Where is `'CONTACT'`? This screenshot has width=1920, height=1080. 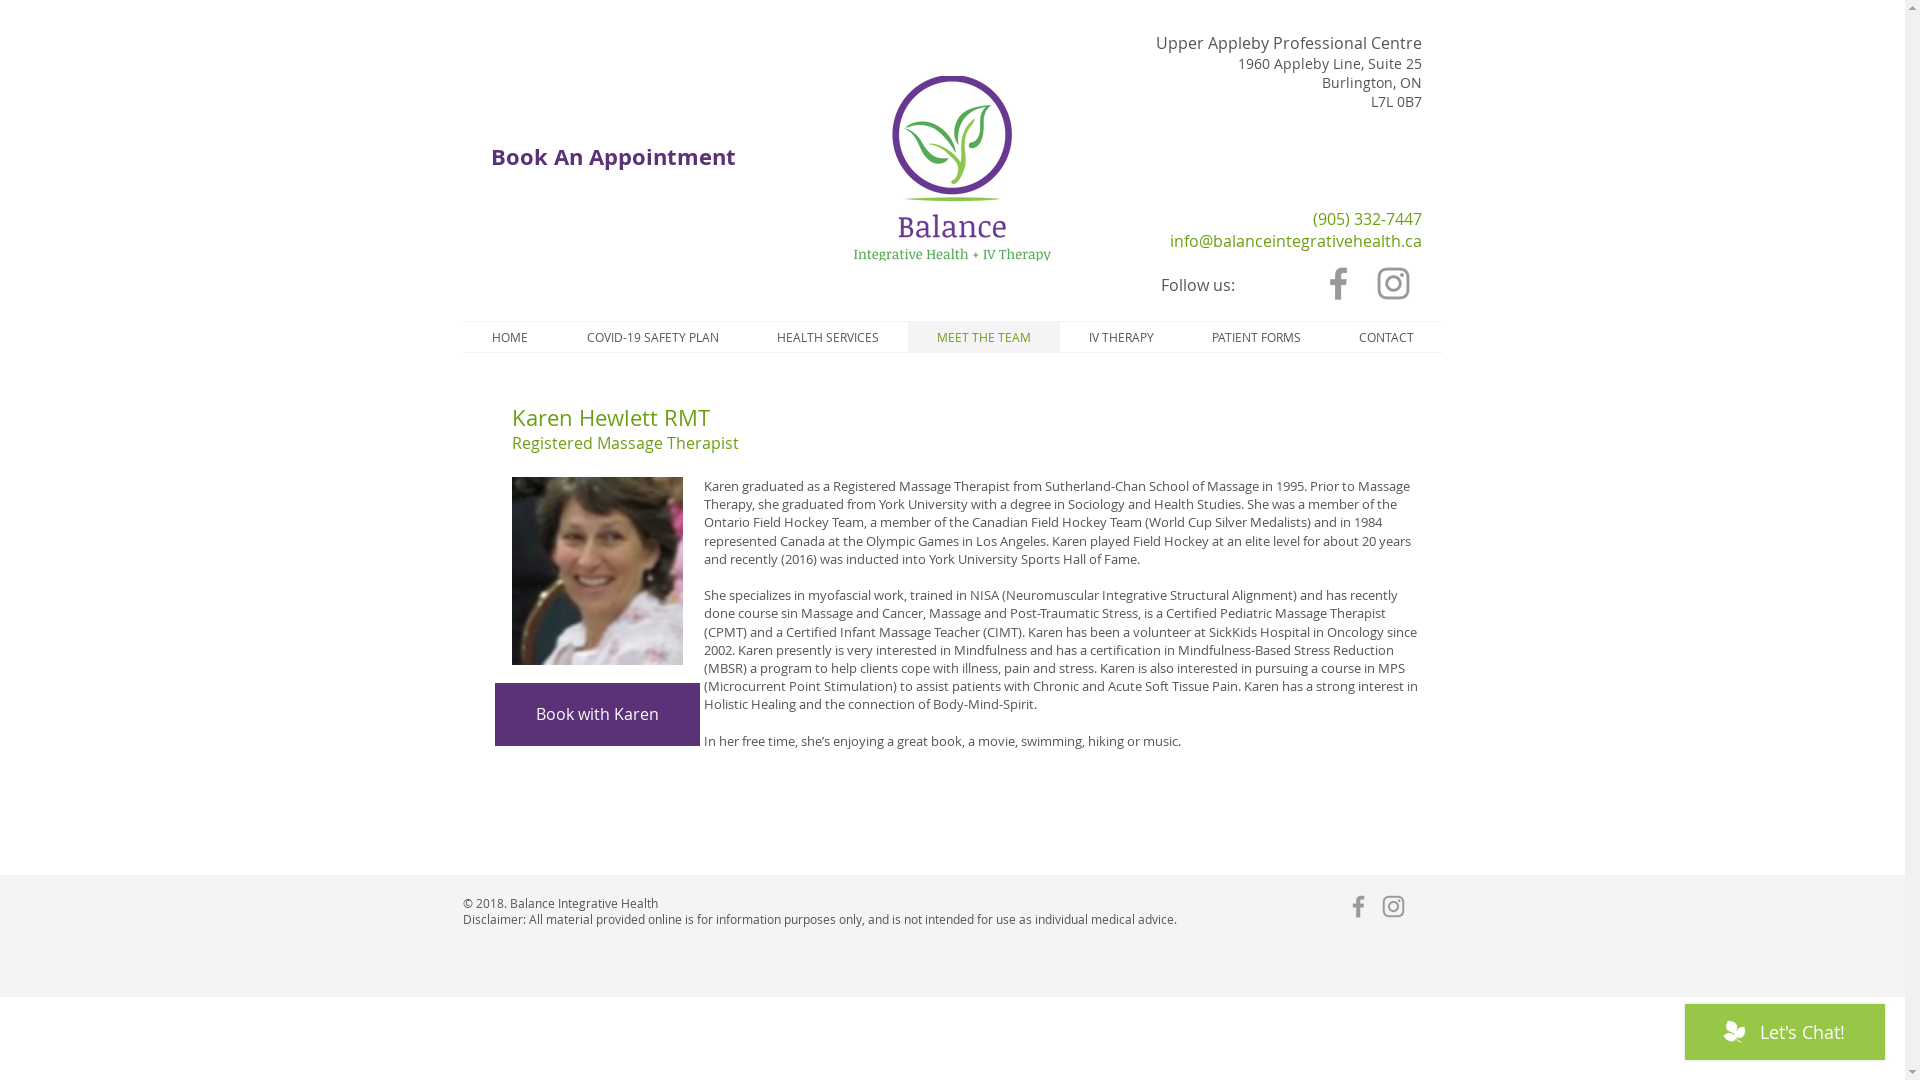 'CONTACT' is located at coordinates (1385, 335).